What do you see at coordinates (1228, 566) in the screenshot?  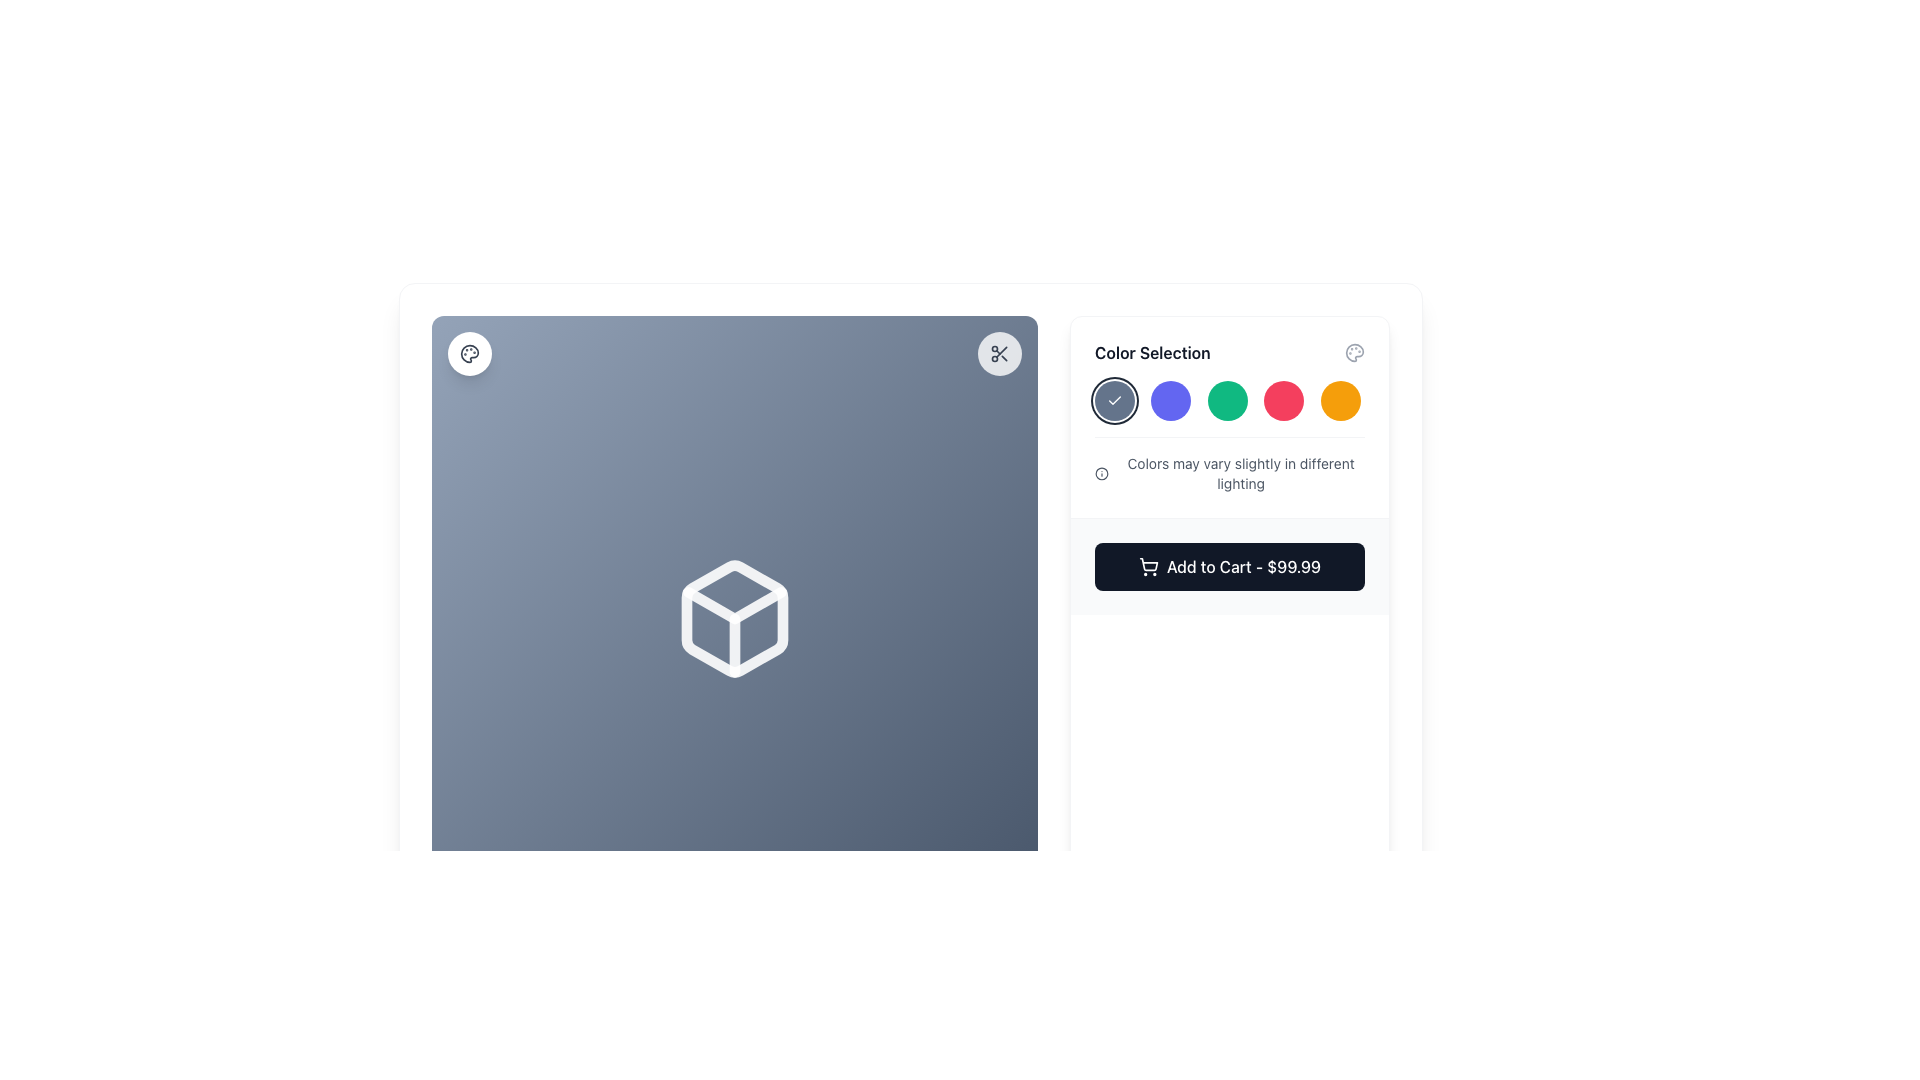 I see `the button located at the bottom part of the panel` at bounding box center [1228, 566].